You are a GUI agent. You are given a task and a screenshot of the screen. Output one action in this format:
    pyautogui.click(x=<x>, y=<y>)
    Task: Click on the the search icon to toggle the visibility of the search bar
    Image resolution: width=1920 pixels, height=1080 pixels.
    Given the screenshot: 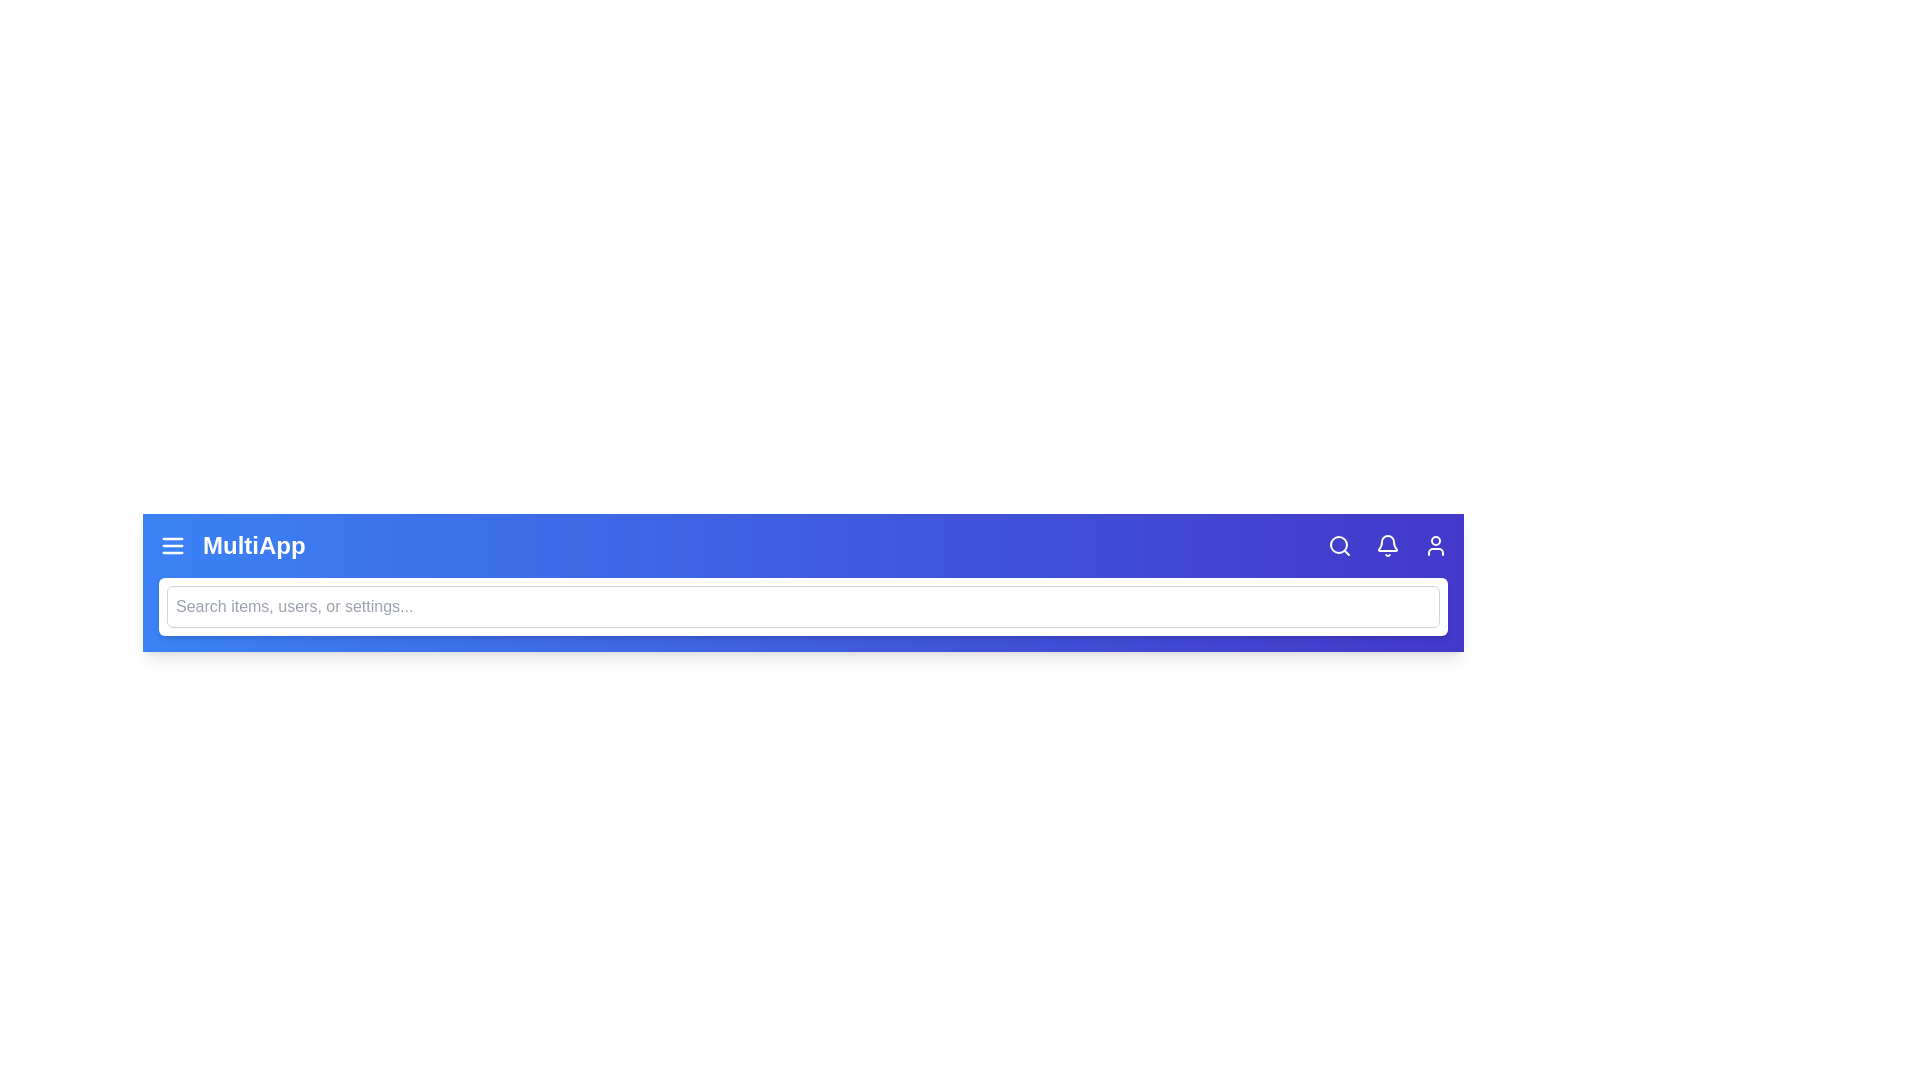 What is the action you would take?
    pyautogui.click(x=1339, y=546)
    